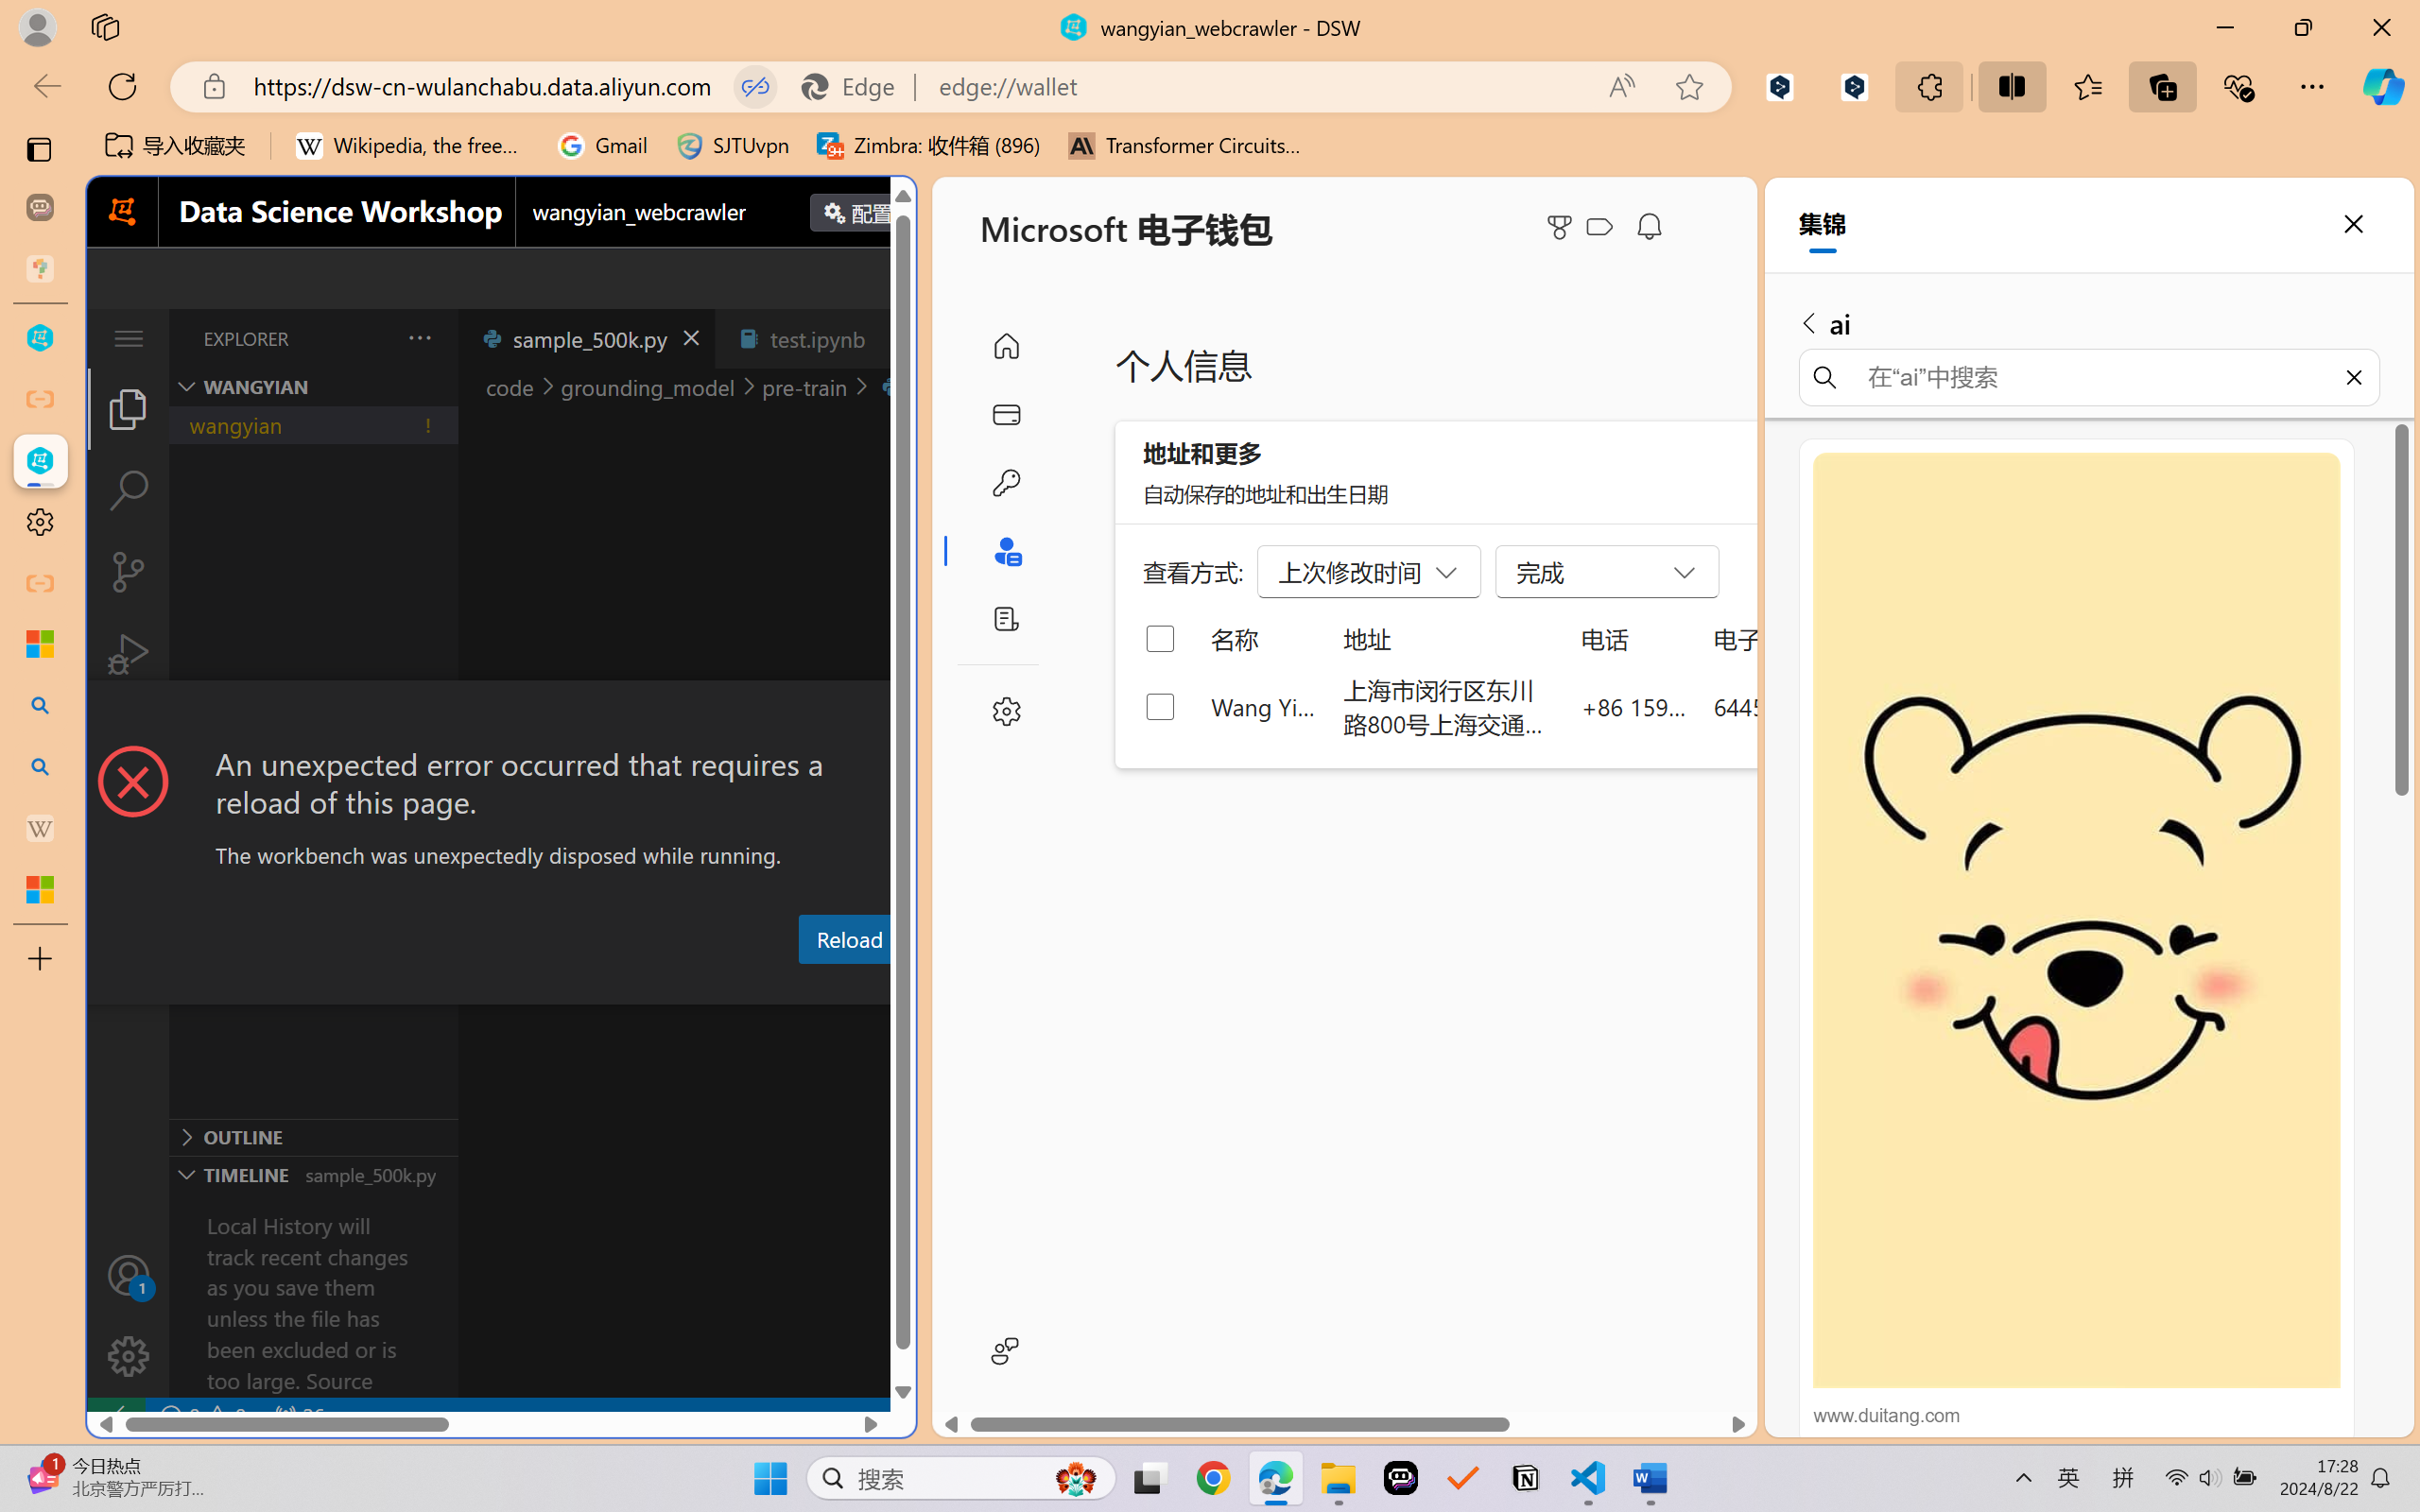  Describe the element at coordinates (1603, 227) in the screenshot. I see `'Microsoft Cashback'` at that location.